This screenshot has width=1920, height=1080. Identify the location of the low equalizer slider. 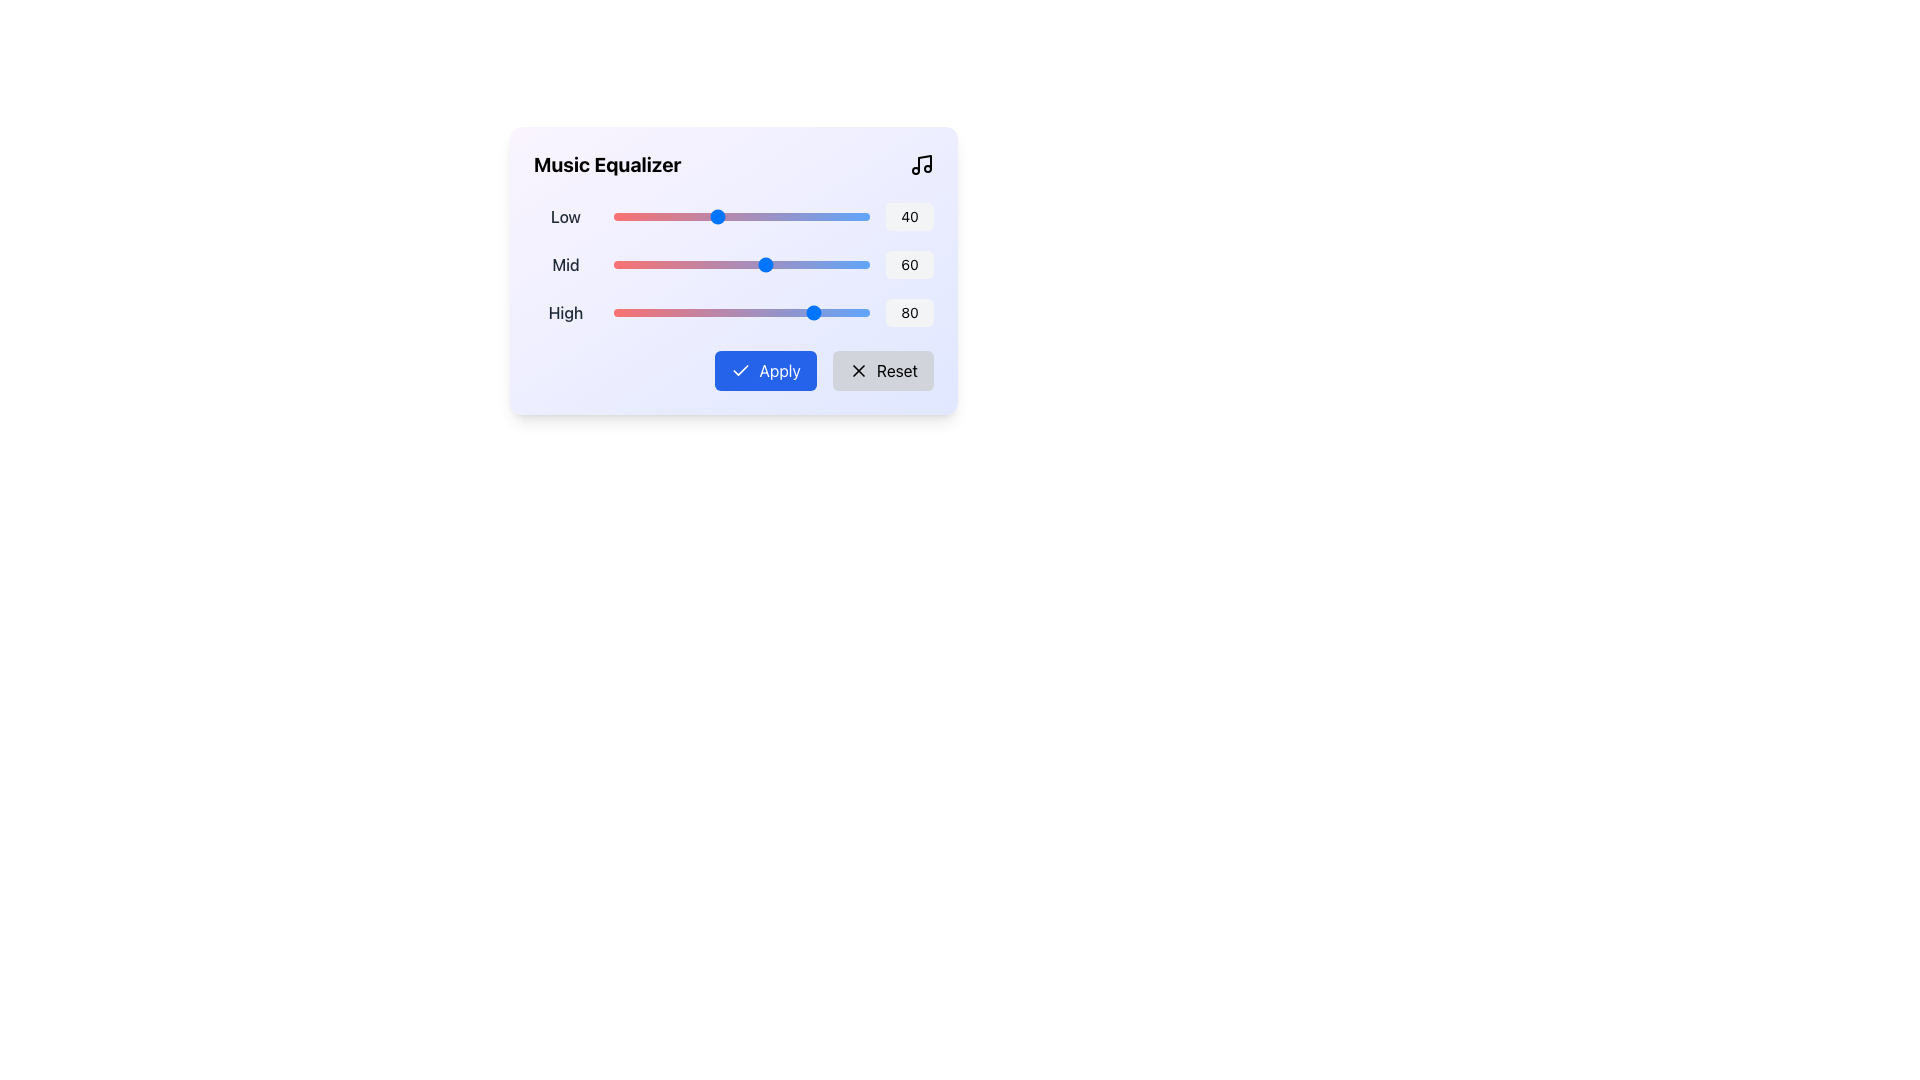
(713, 216).